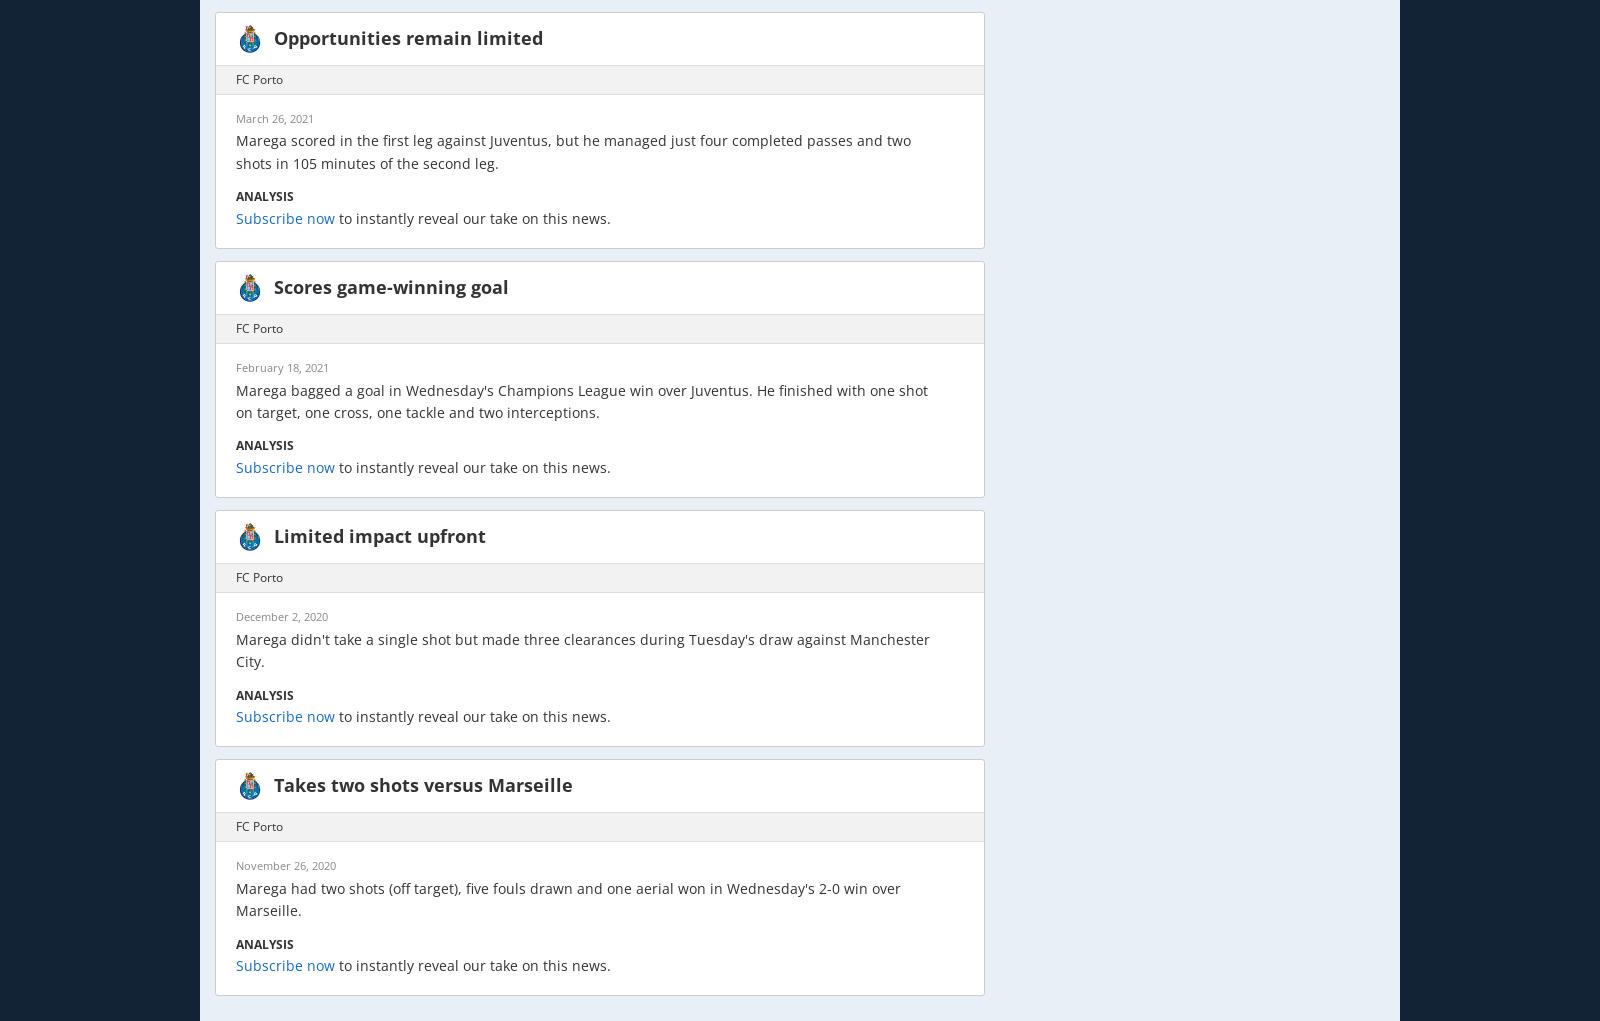 This screenshot has height=1021, width=1600. Describe the element at coordinates (236, 399) in the screenshot. I see `'Marega bagged a goal in Wednesday's Champions League win over Juventus. He finished with one shot on target, one cross, one tackle and two interceptions.'` at that location.